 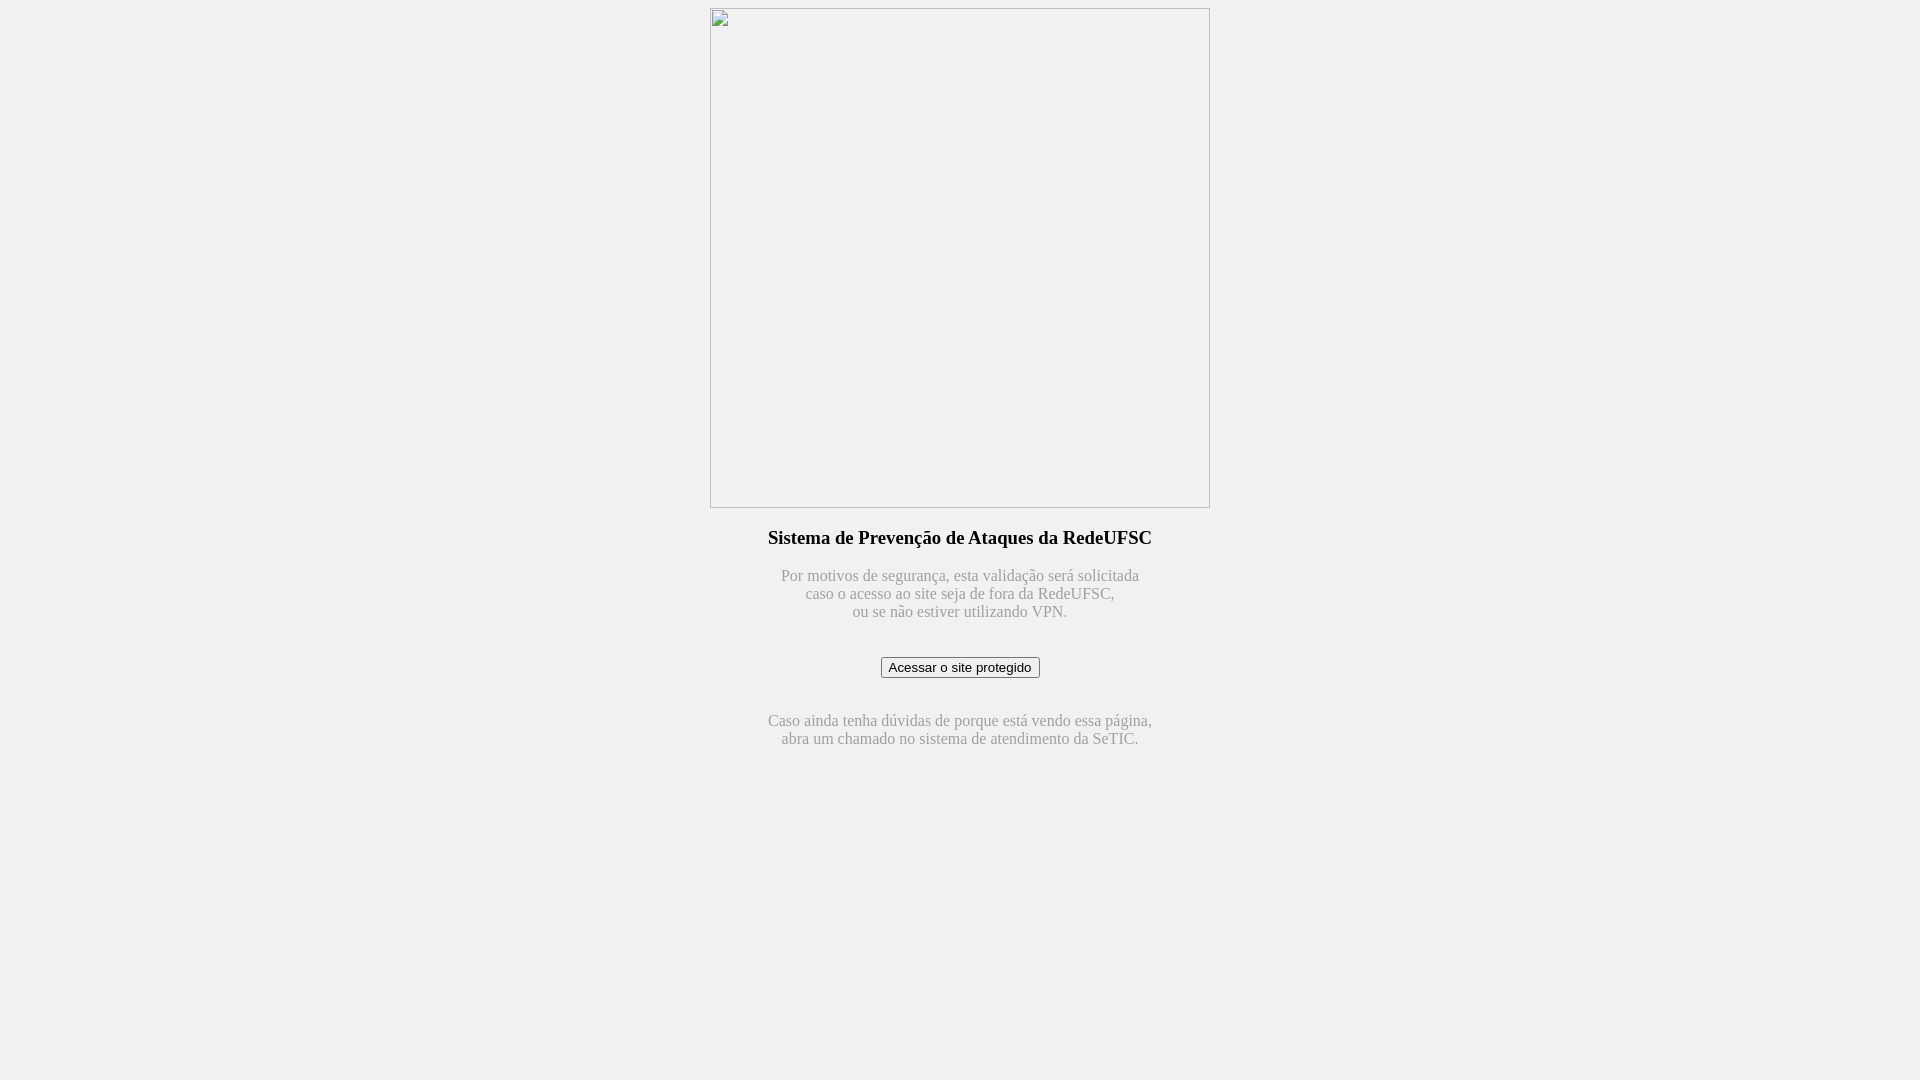 What do you see at coordinates (879, 667) in the screenshot?
I see `'Acessar o site protegido'` at bounding box center [879, 667].